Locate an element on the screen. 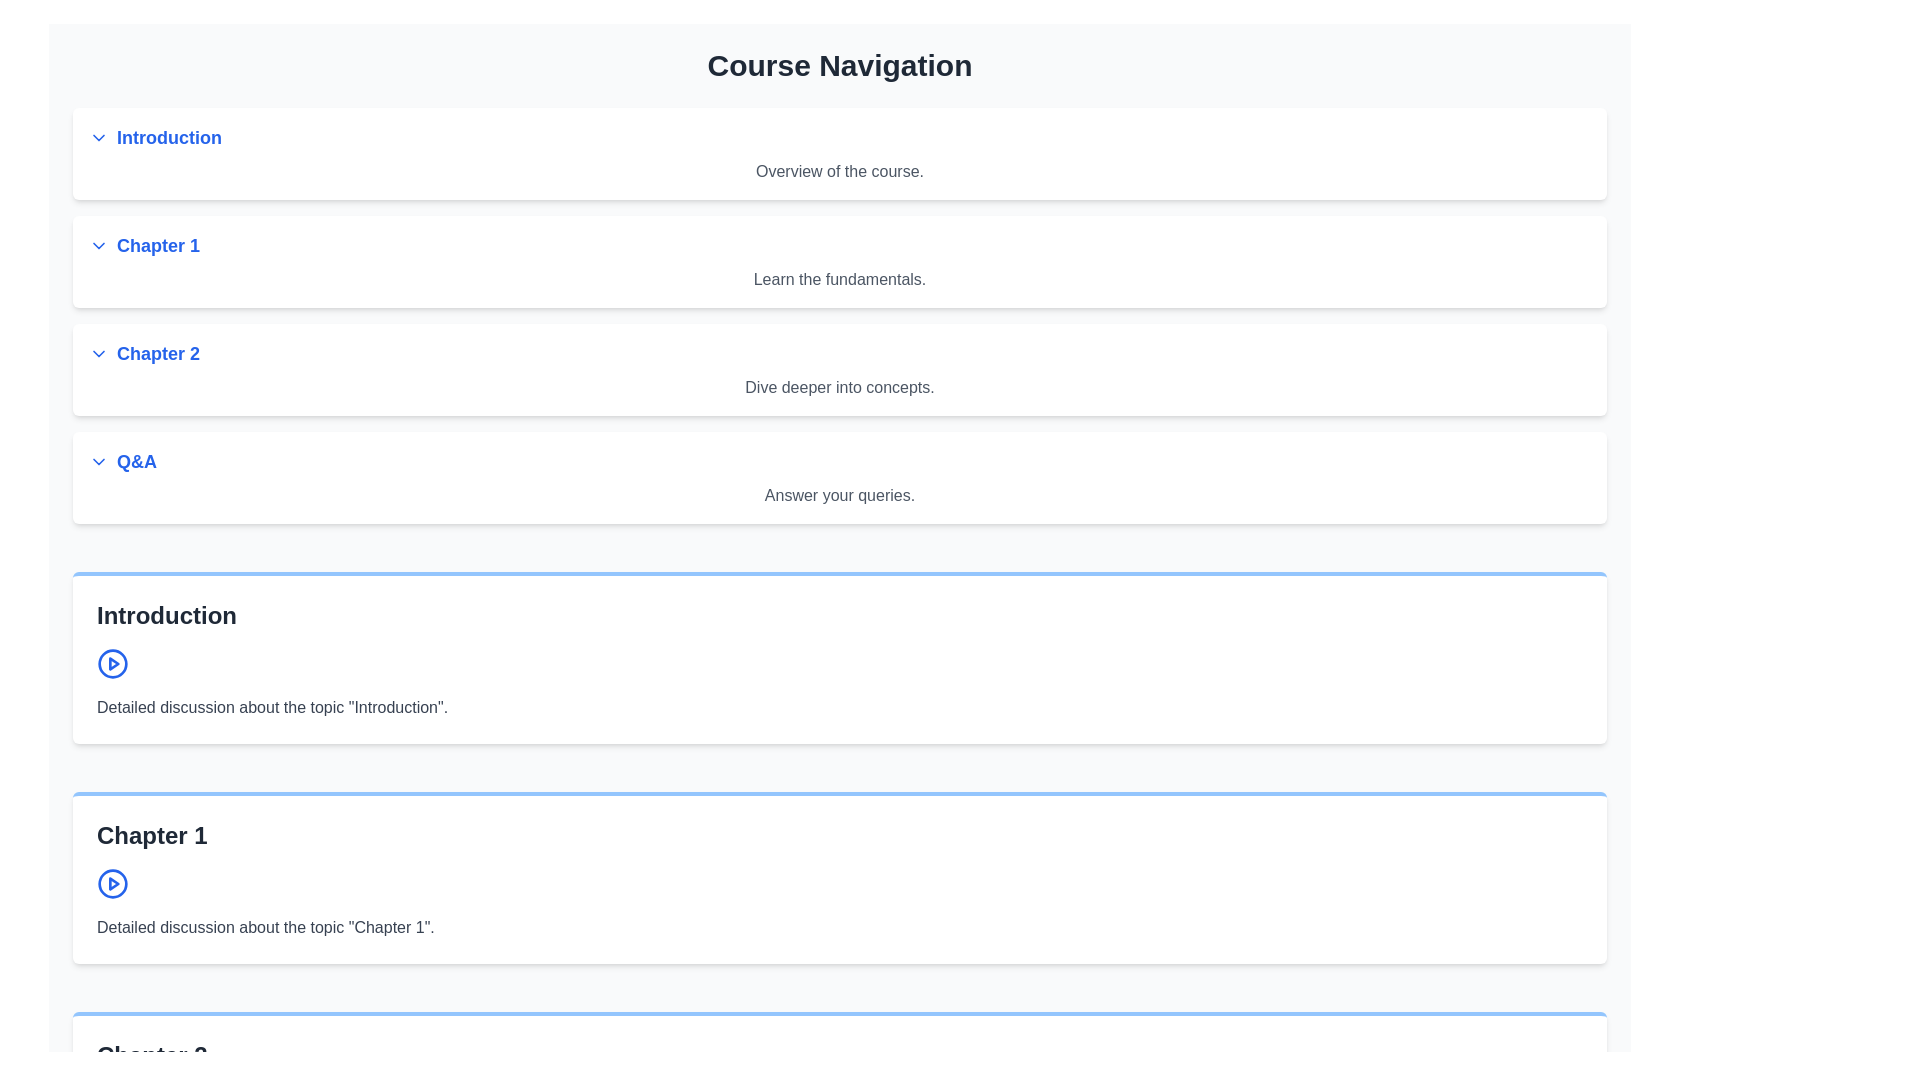  text block containing 'Detailed discussion about the topic "Introduction".' which is styled in gray on a white background, positioned beneath the 'Introduction' title and the blue circular play button is located at coordinates (271, 707).